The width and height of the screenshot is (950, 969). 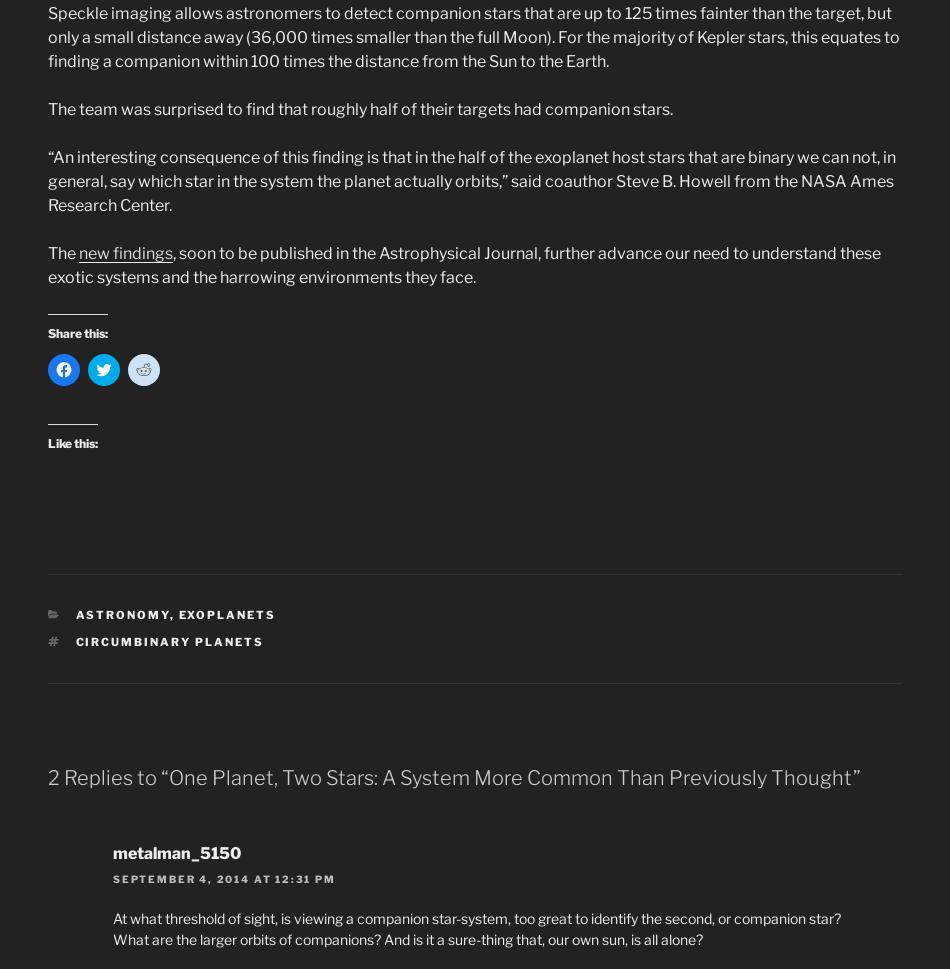 What do you see at coordinates (463, 265) in the screenshot?
I see `', soon to be published in the Astrophysical Journal, further advance our need to understand these exotic systems and the harrowing environments they face.'` at bounding box center [463, 265].